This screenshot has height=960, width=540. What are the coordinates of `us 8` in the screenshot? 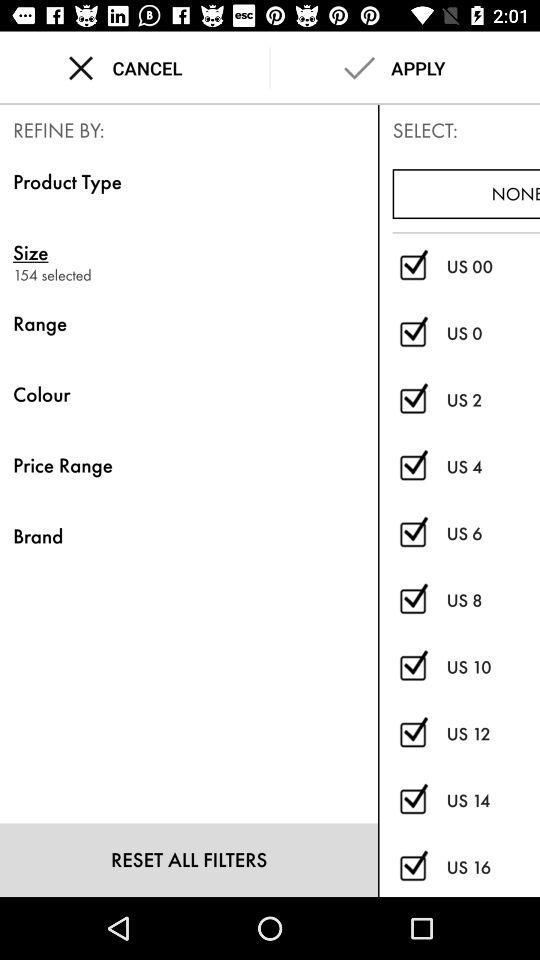 It's located at (492, 600).